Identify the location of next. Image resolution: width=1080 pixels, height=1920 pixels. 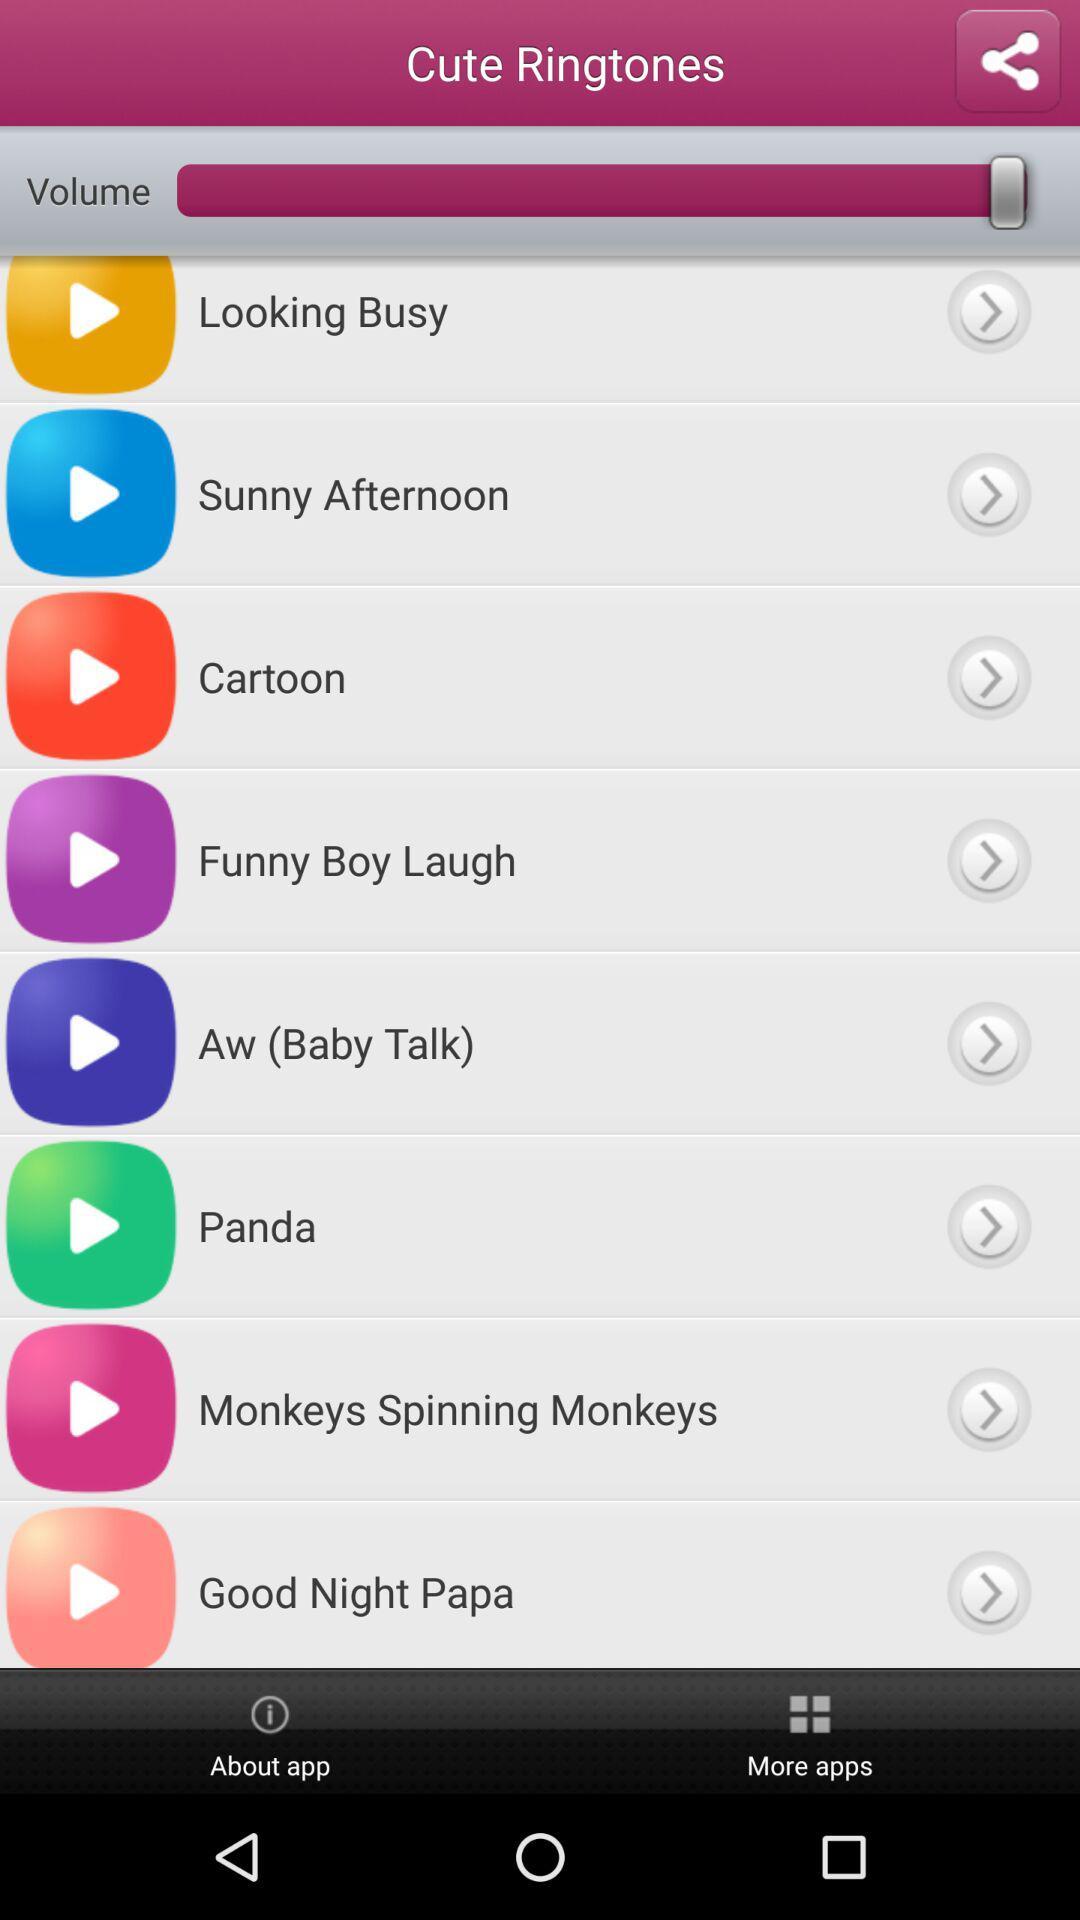
(987, 1407).